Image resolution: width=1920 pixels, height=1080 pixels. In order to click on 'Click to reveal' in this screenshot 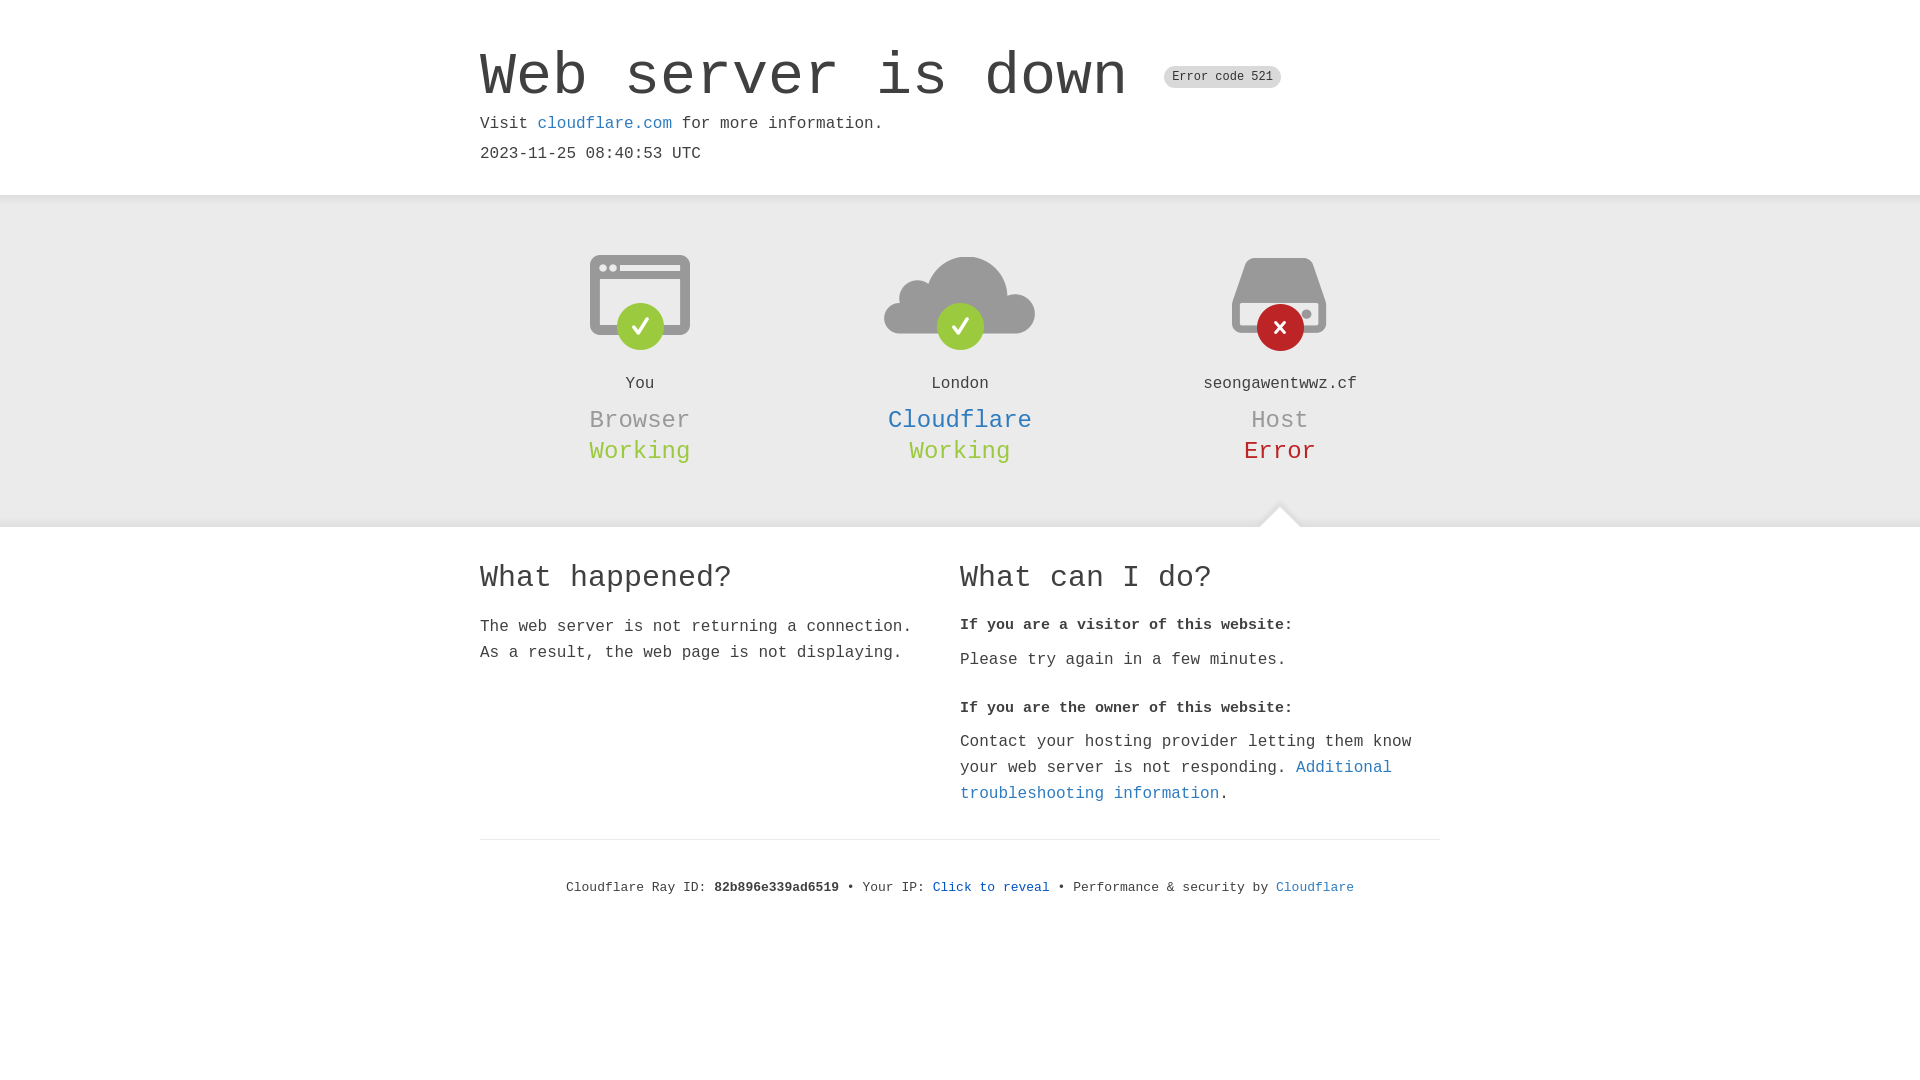, I will do `click(931, 886)`.